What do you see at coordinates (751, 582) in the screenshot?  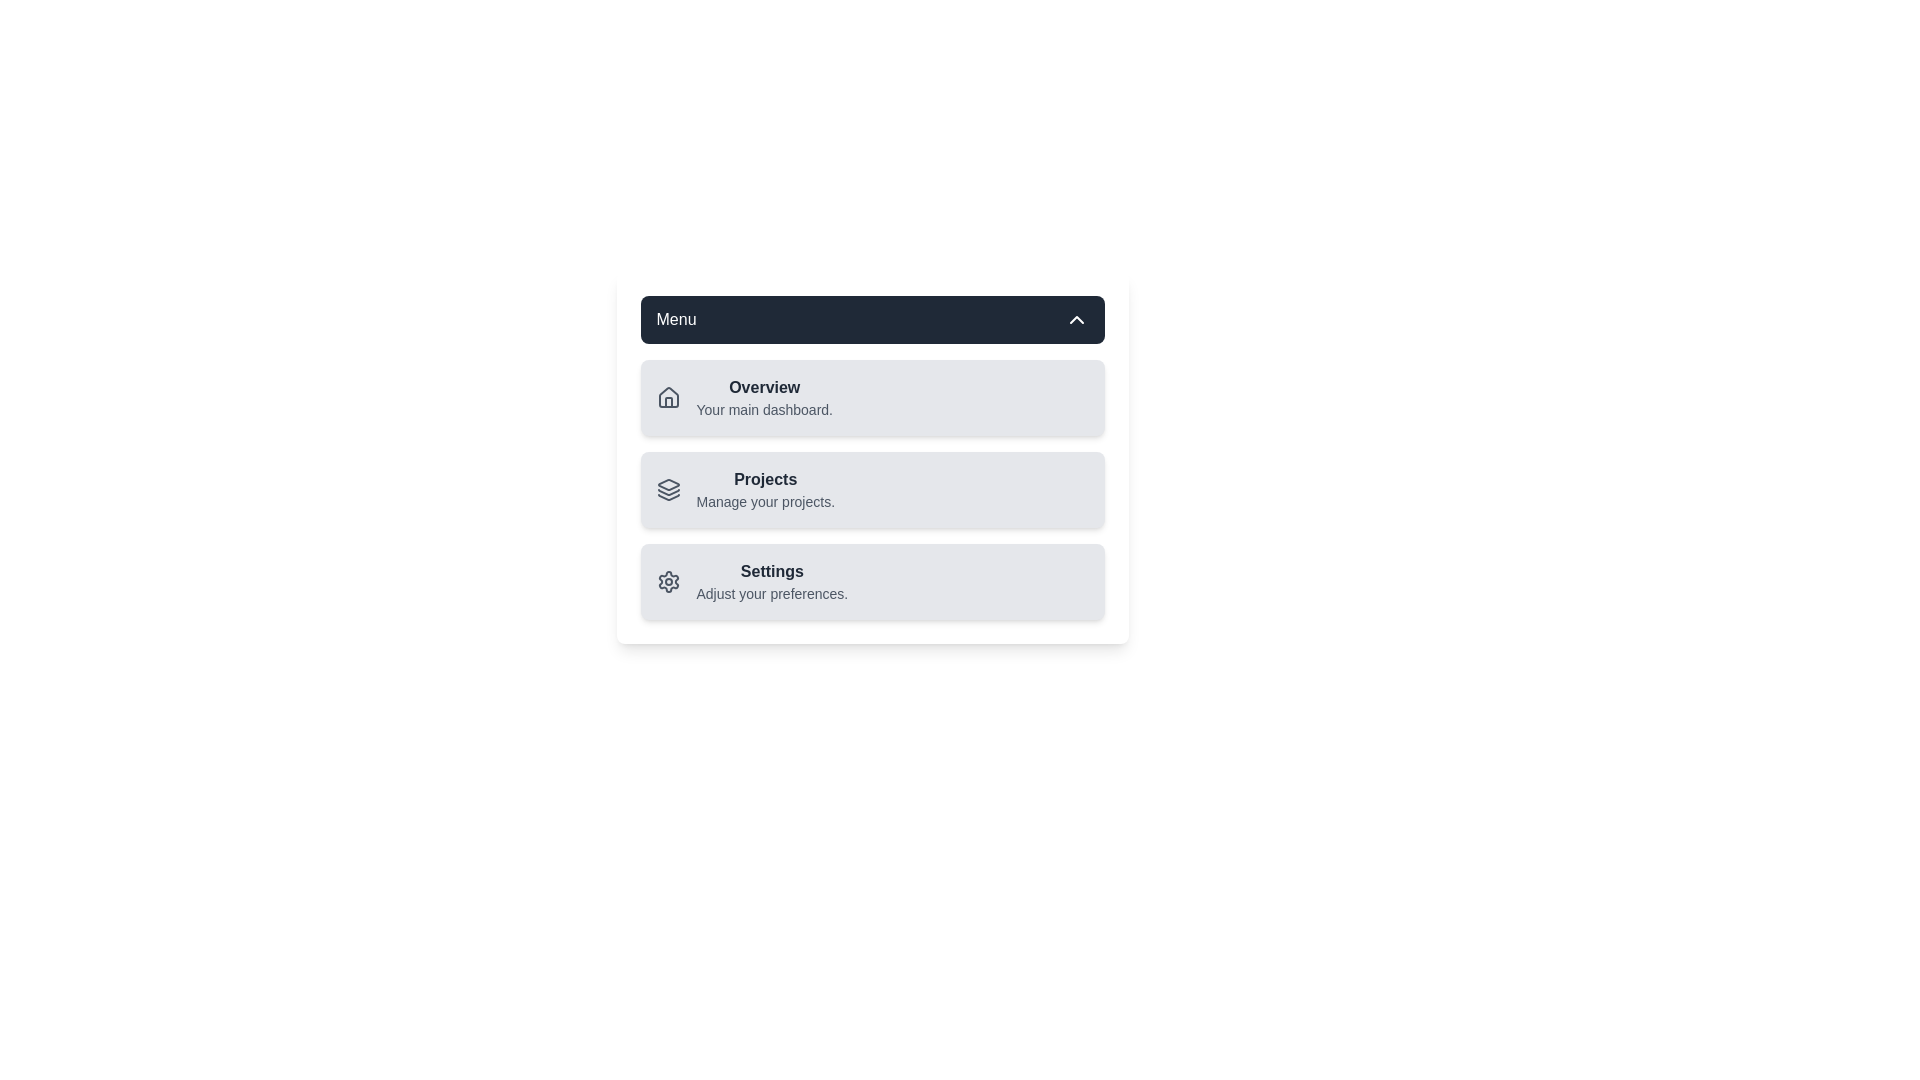 I see `the menu item Settings from the list` at bounding box center [751, 582].